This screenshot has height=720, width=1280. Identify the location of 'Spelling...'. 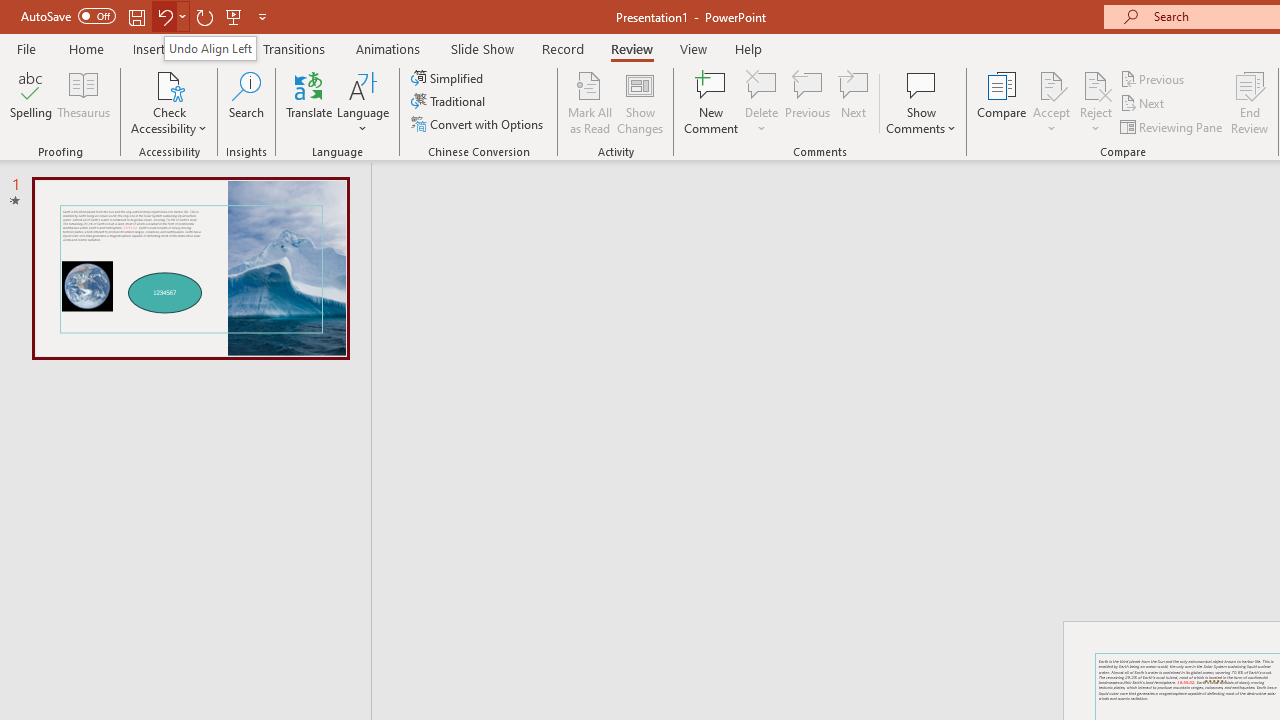
(31, 103).